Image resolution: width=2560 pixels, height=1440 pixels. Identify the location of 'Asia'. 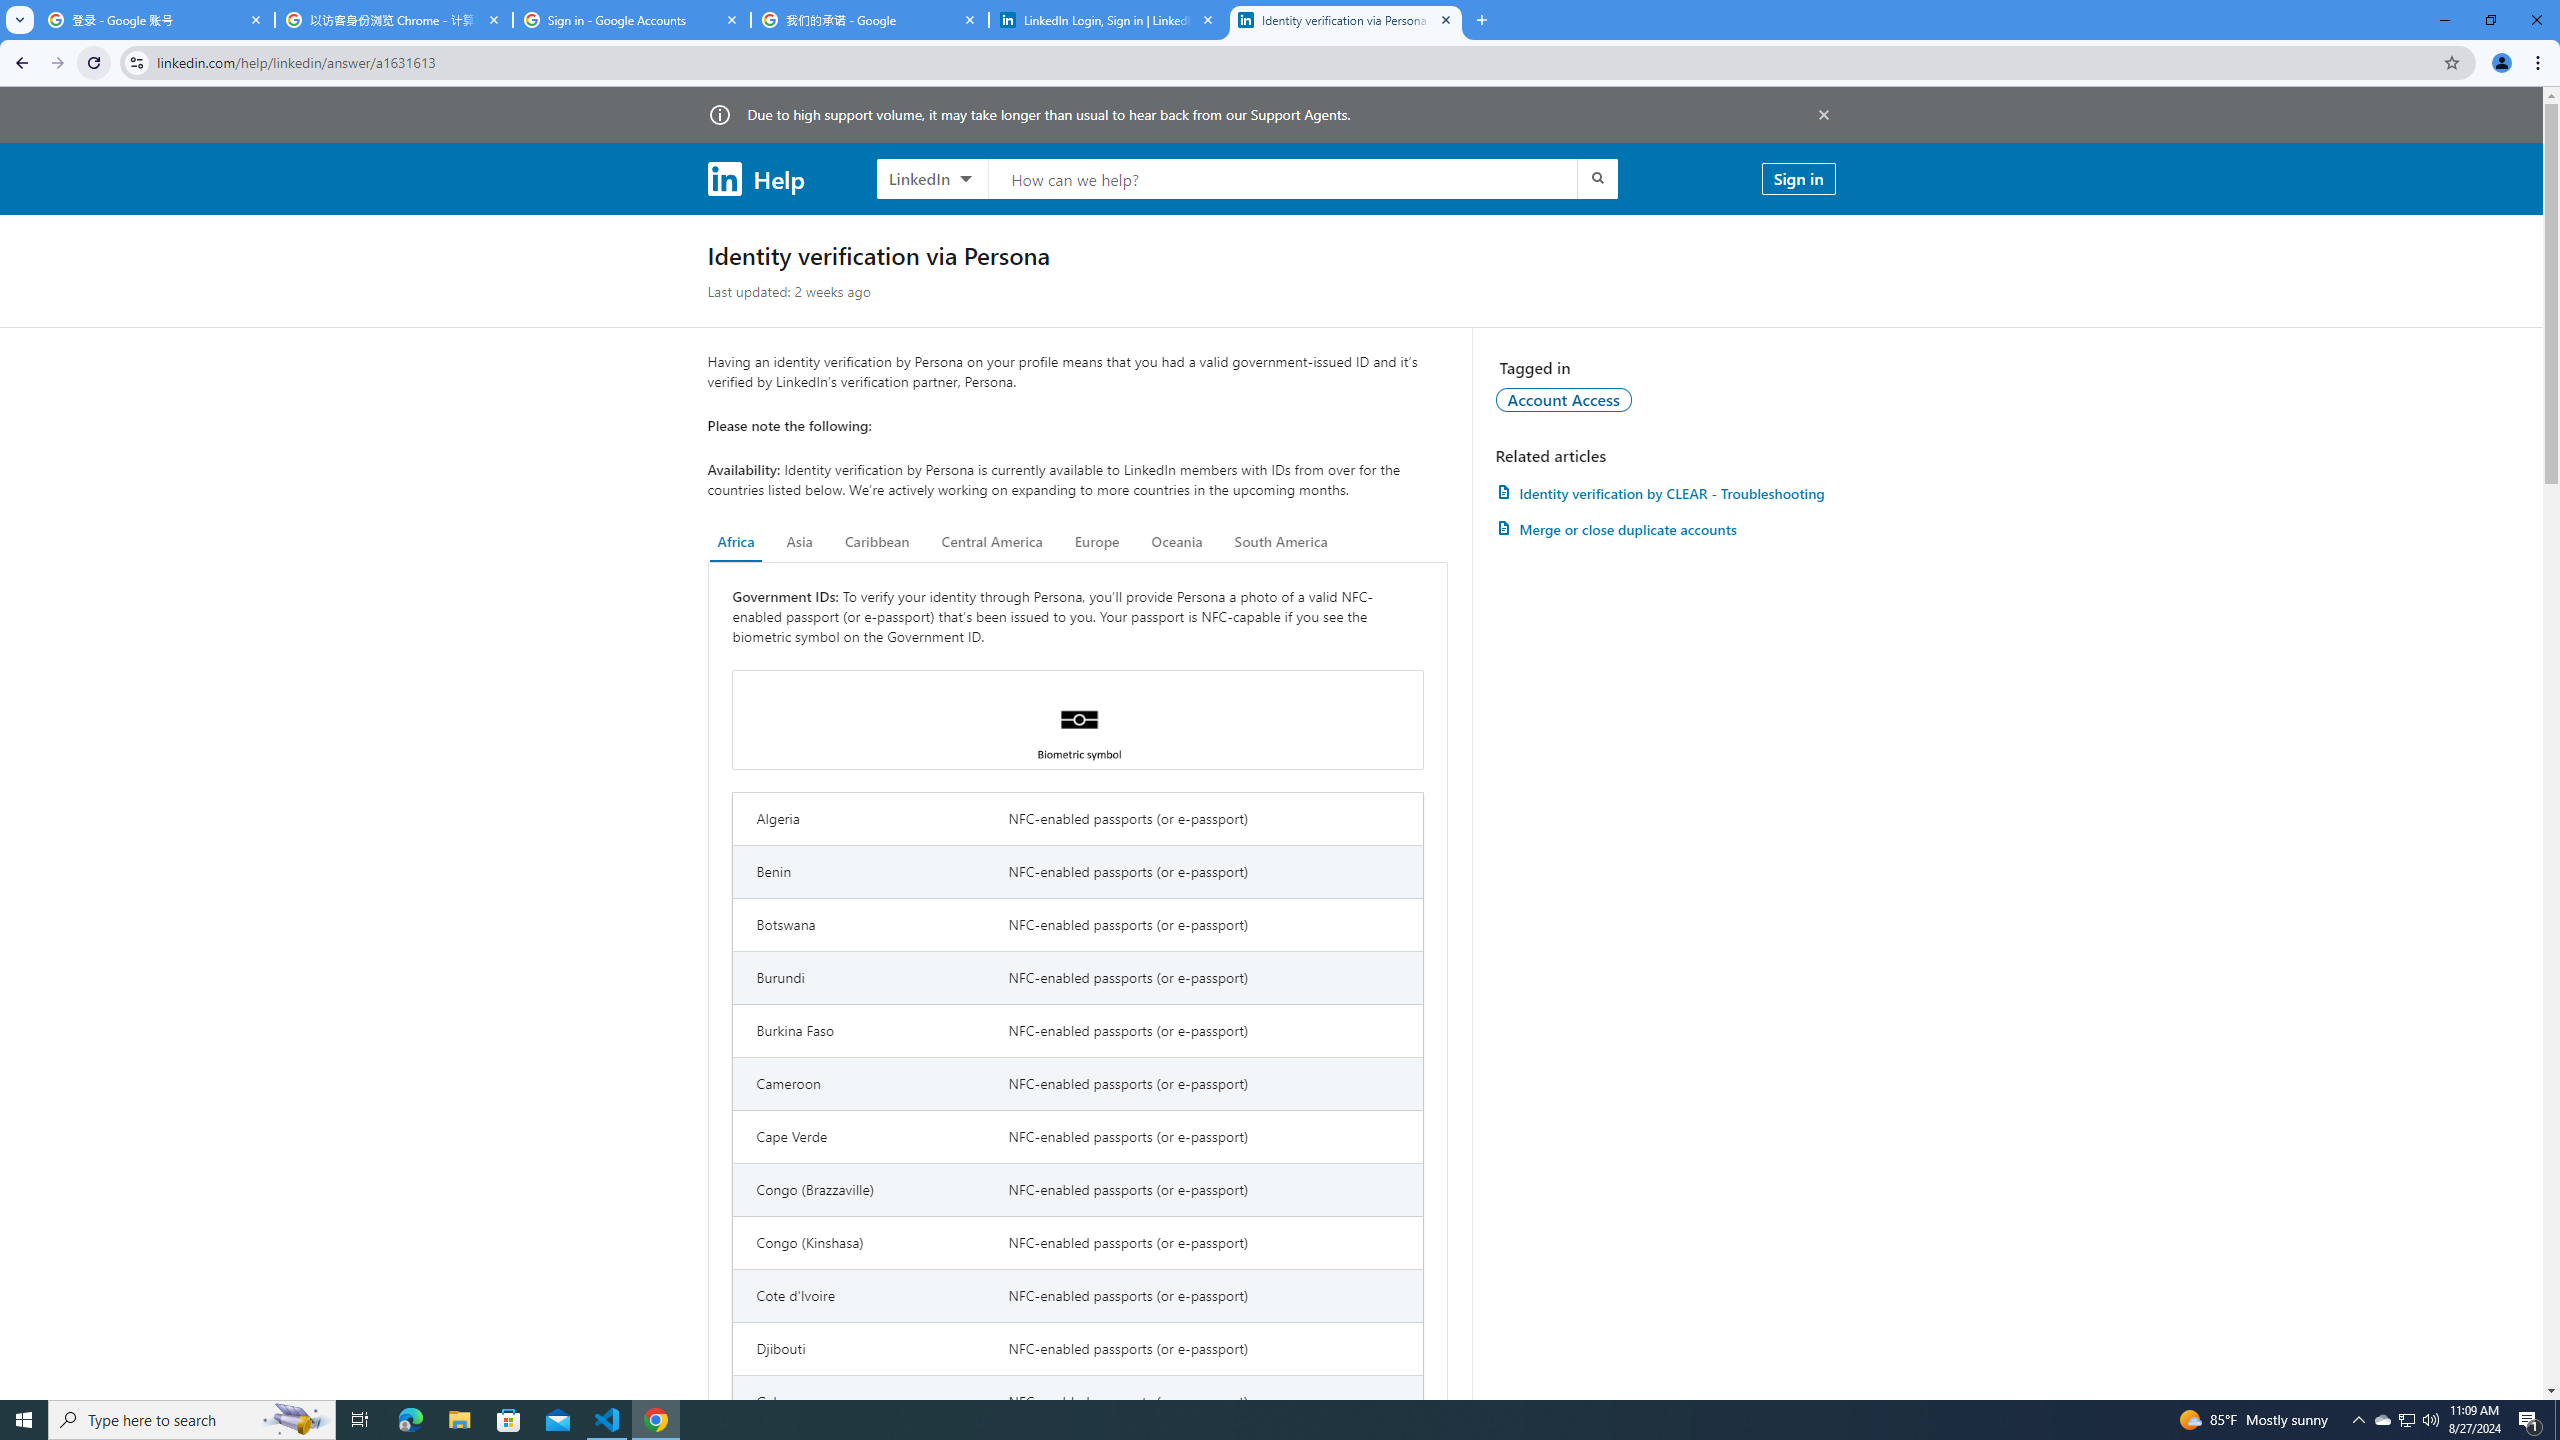
(799, 541).